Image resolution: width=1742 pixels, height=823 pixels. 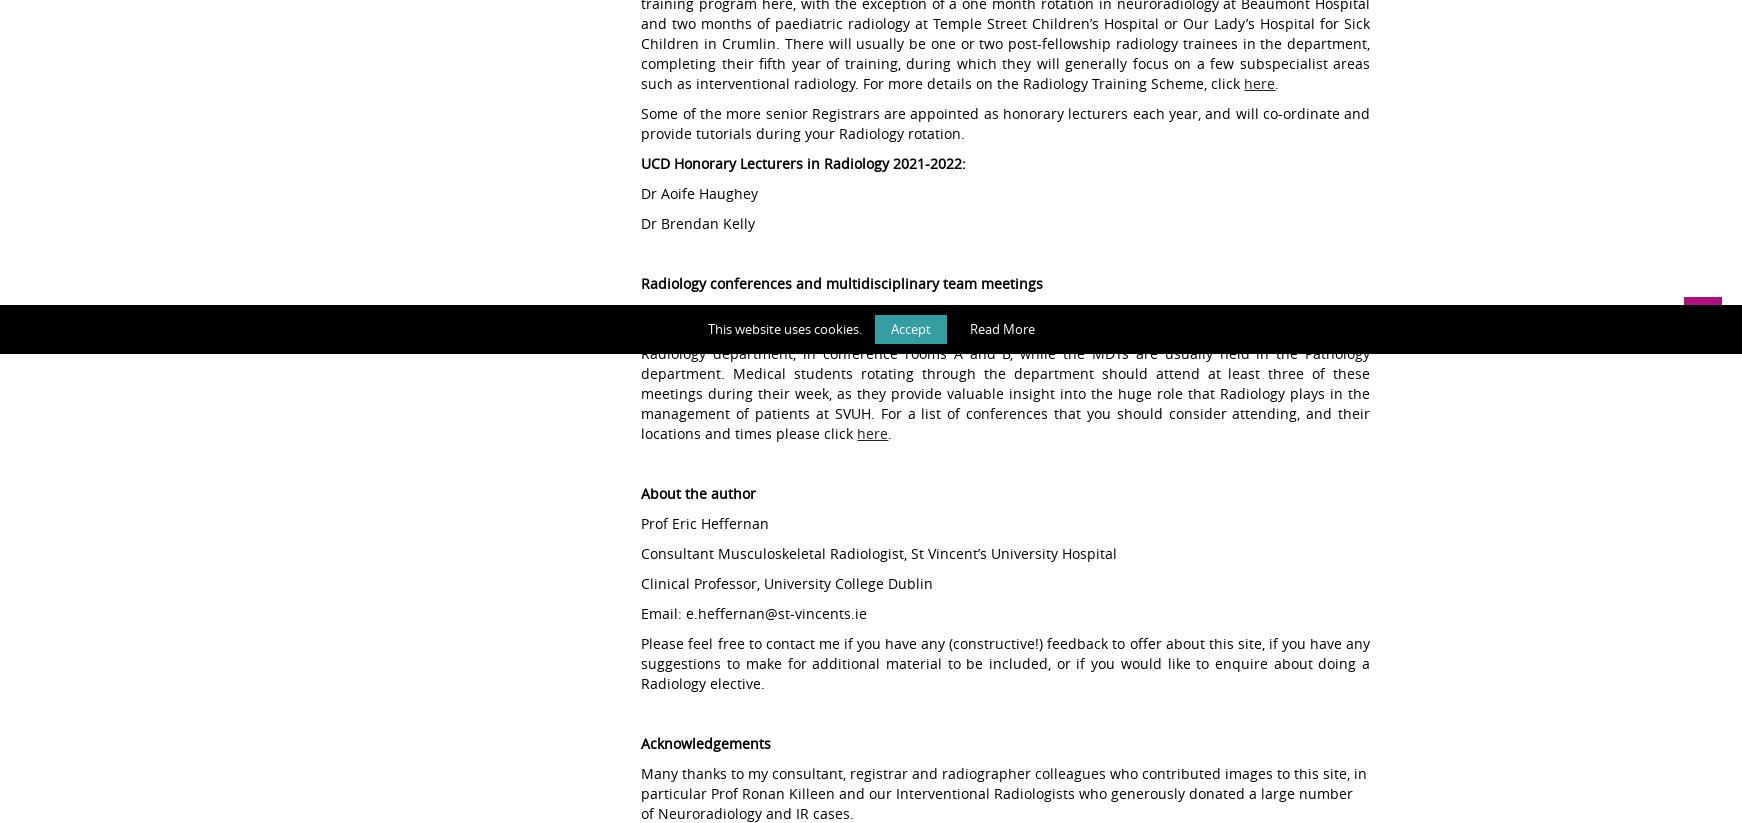 I want to click on 'Email: e.heffernan@st-vincents.ie', so click(x=753, y=612).